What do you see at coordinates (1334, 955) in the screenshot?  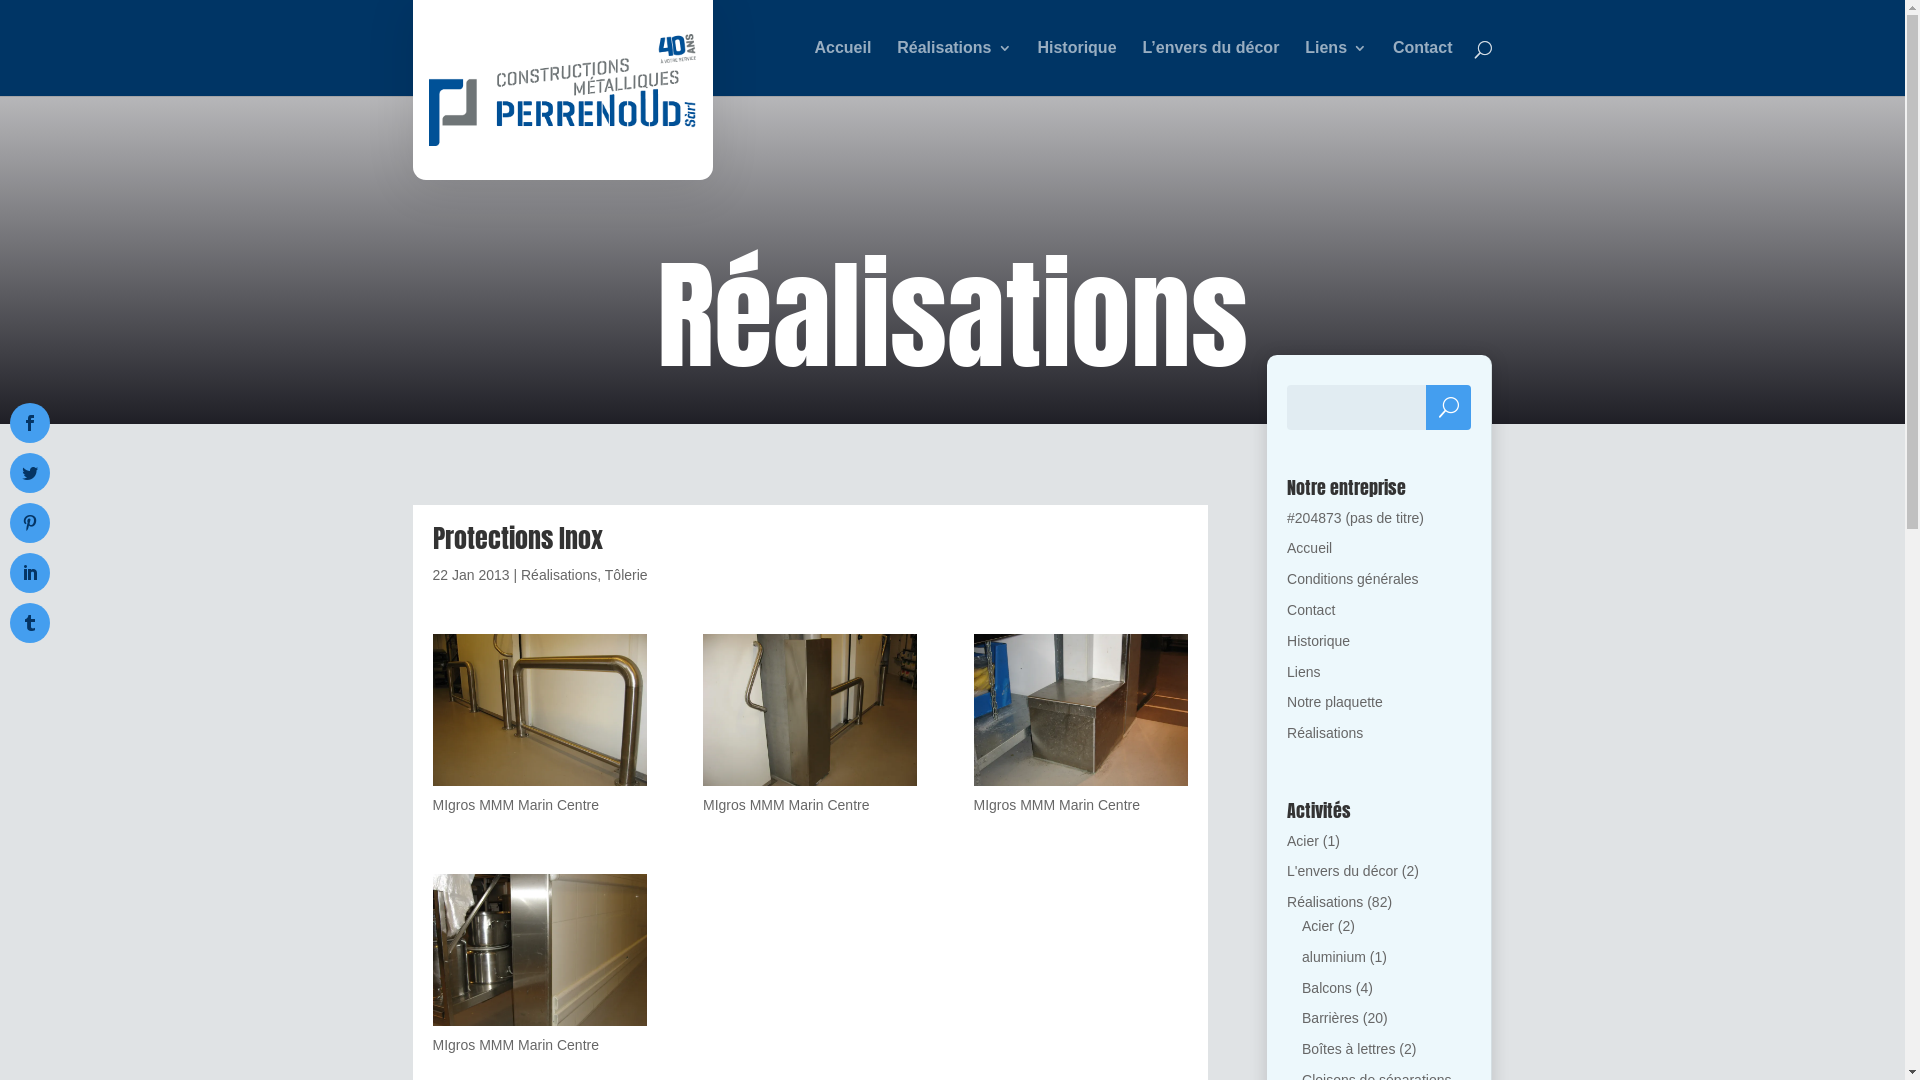 I see `'aluminium'` at bounding box center [1334, 955].